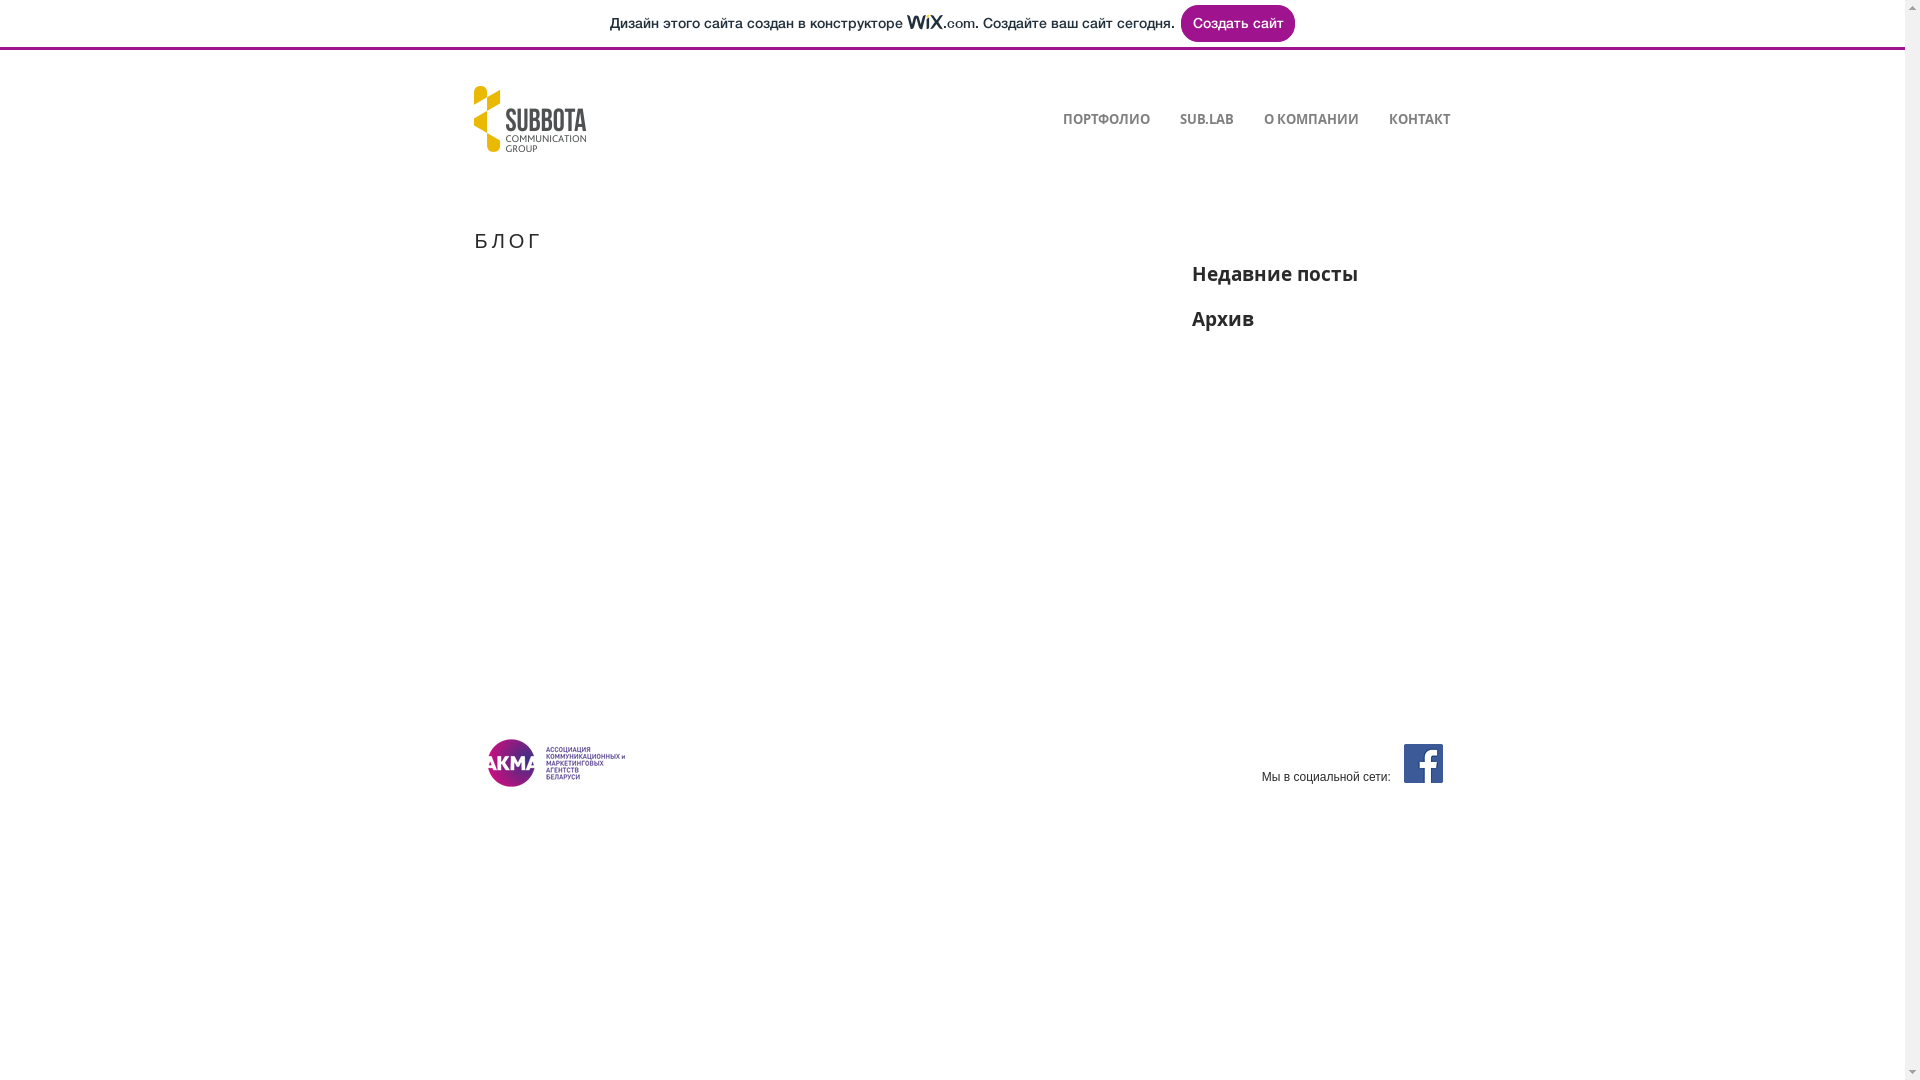 This screenshot has height=1080, width=1920. Describe the element at coordinates (1205, 119) in the screenshot. I see `'SUB.LAB'` at that location.